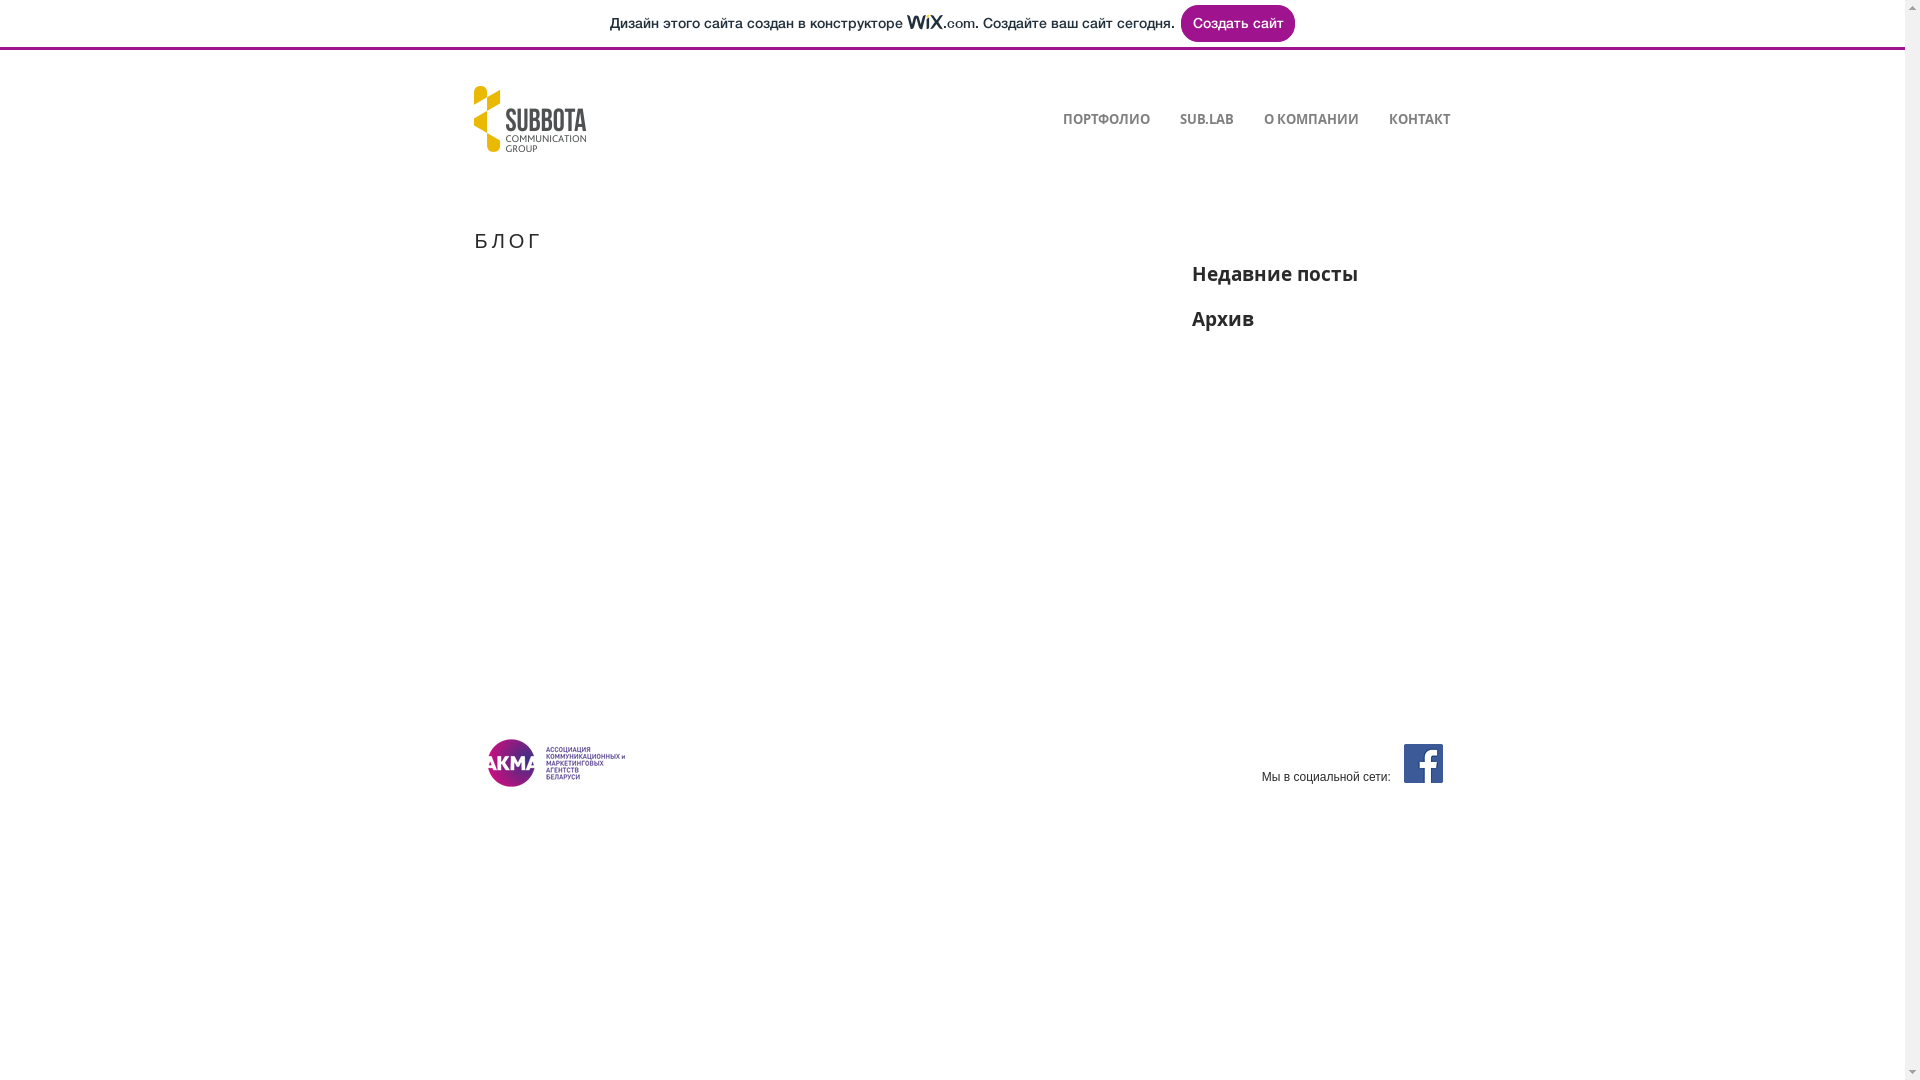 This screenshot has height=1080, width=1920. Describe the element at coordinates (1205, 119) in the screenshot. I see `'SUB.LAB'` at that location.